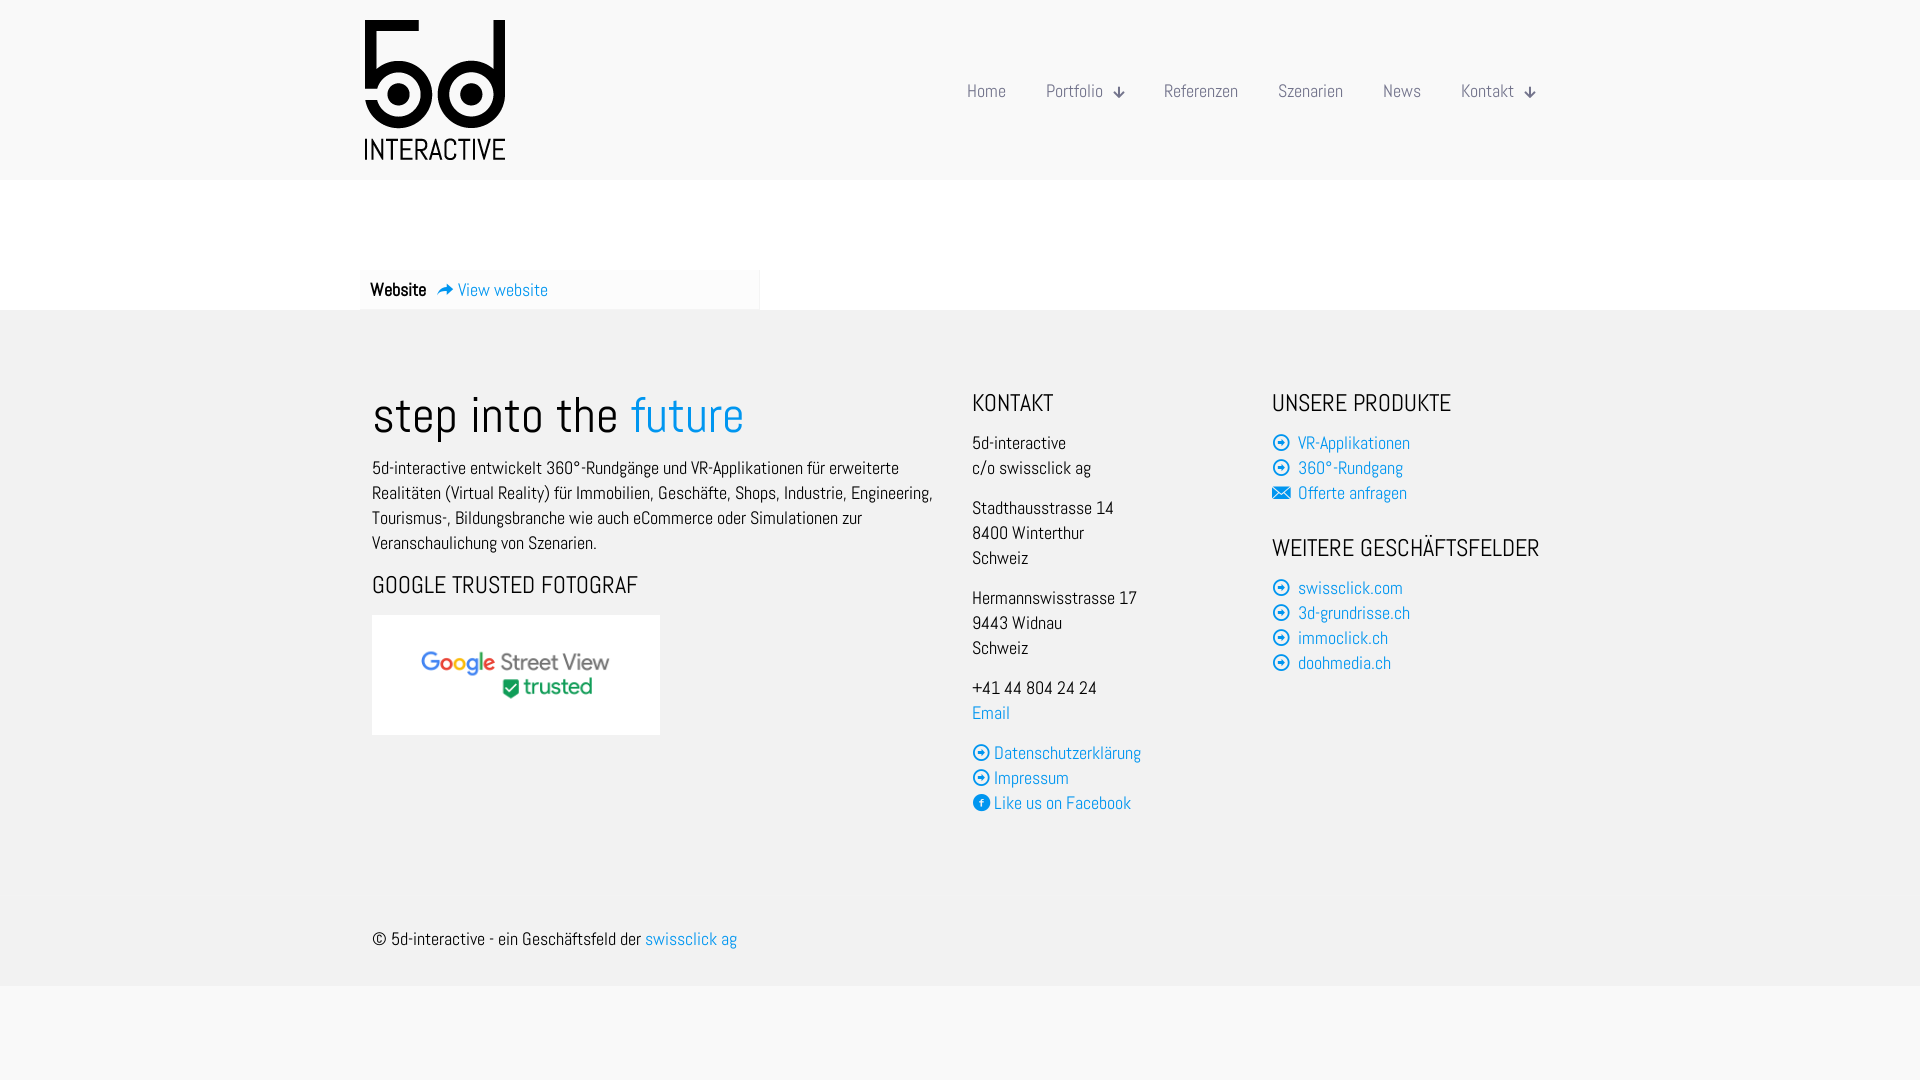 This screenshot has width=1920, height=1080. Describe the element at coordinates (990, 711) in the screenshot. I see `'Email'` at that location.